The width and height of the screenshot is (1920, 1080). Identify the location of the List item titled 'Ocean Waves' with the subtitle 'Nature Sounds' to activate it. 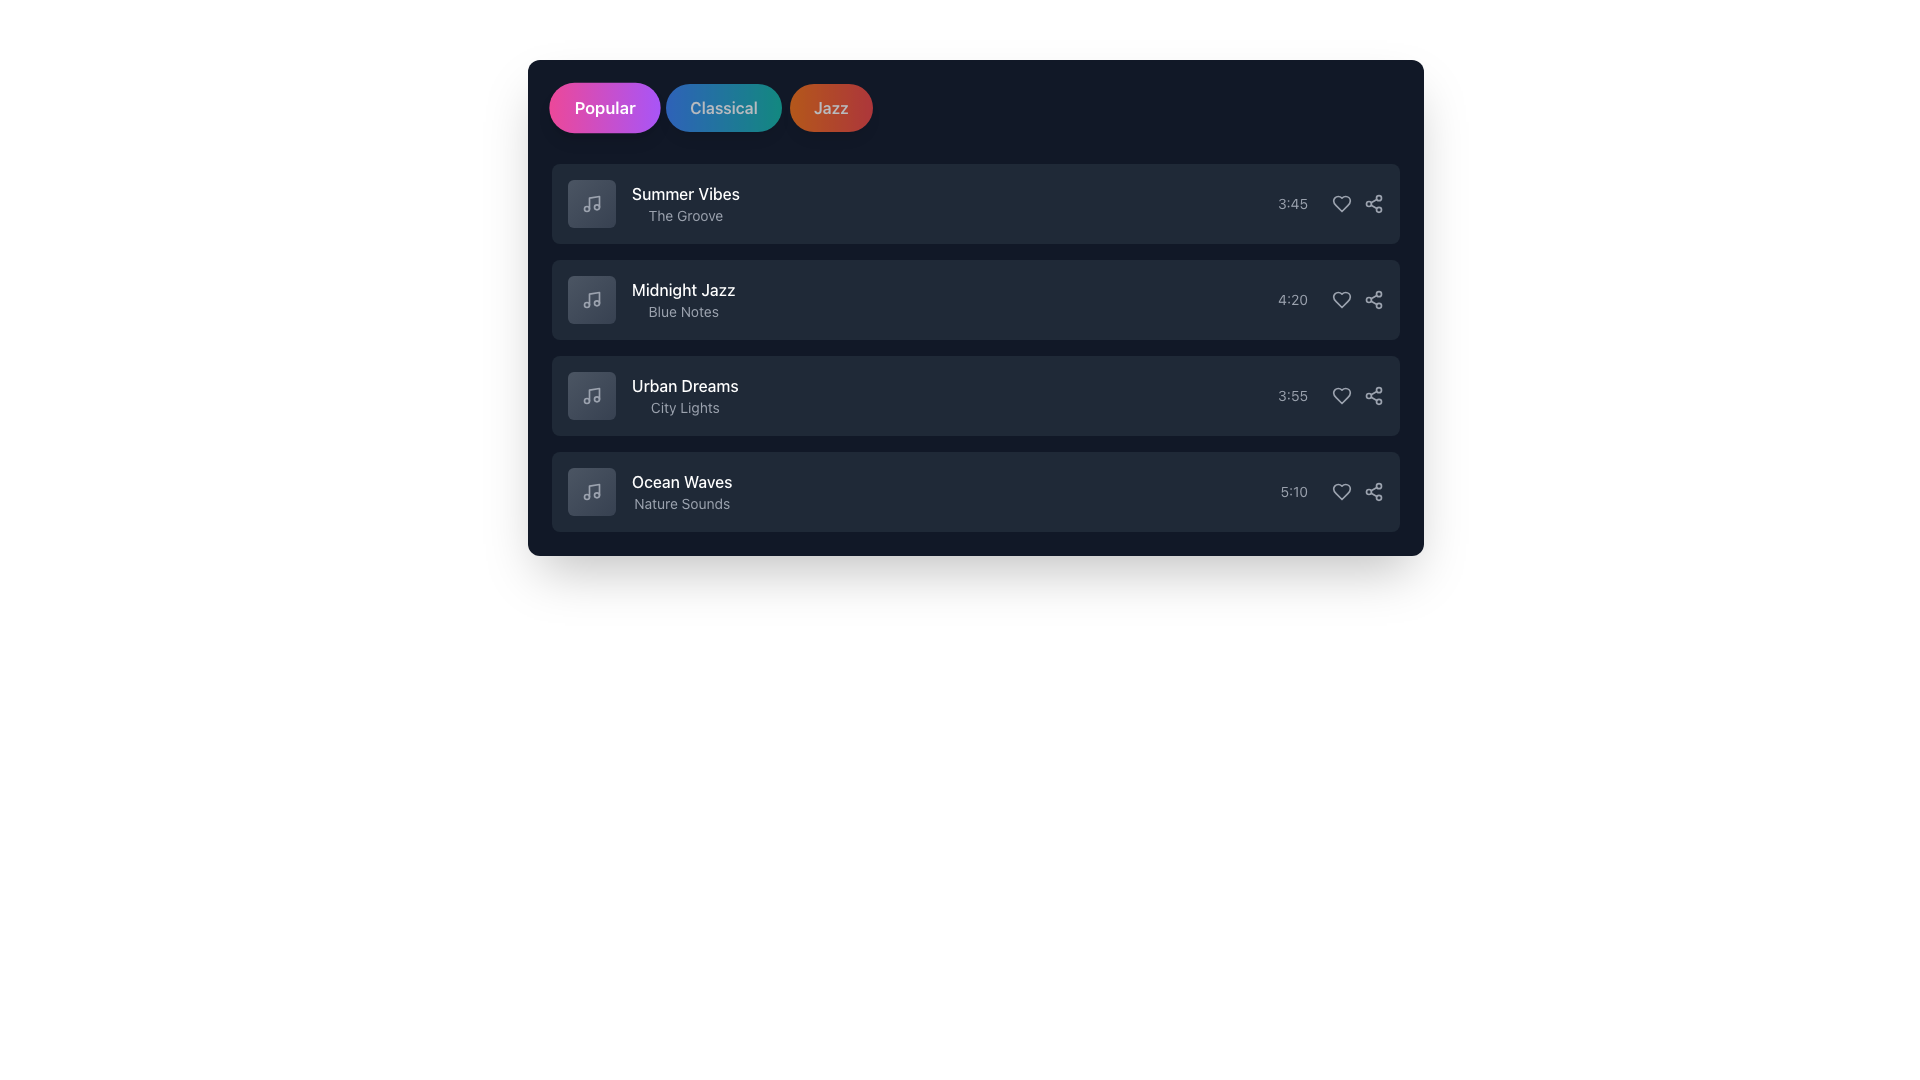
(975, 492).